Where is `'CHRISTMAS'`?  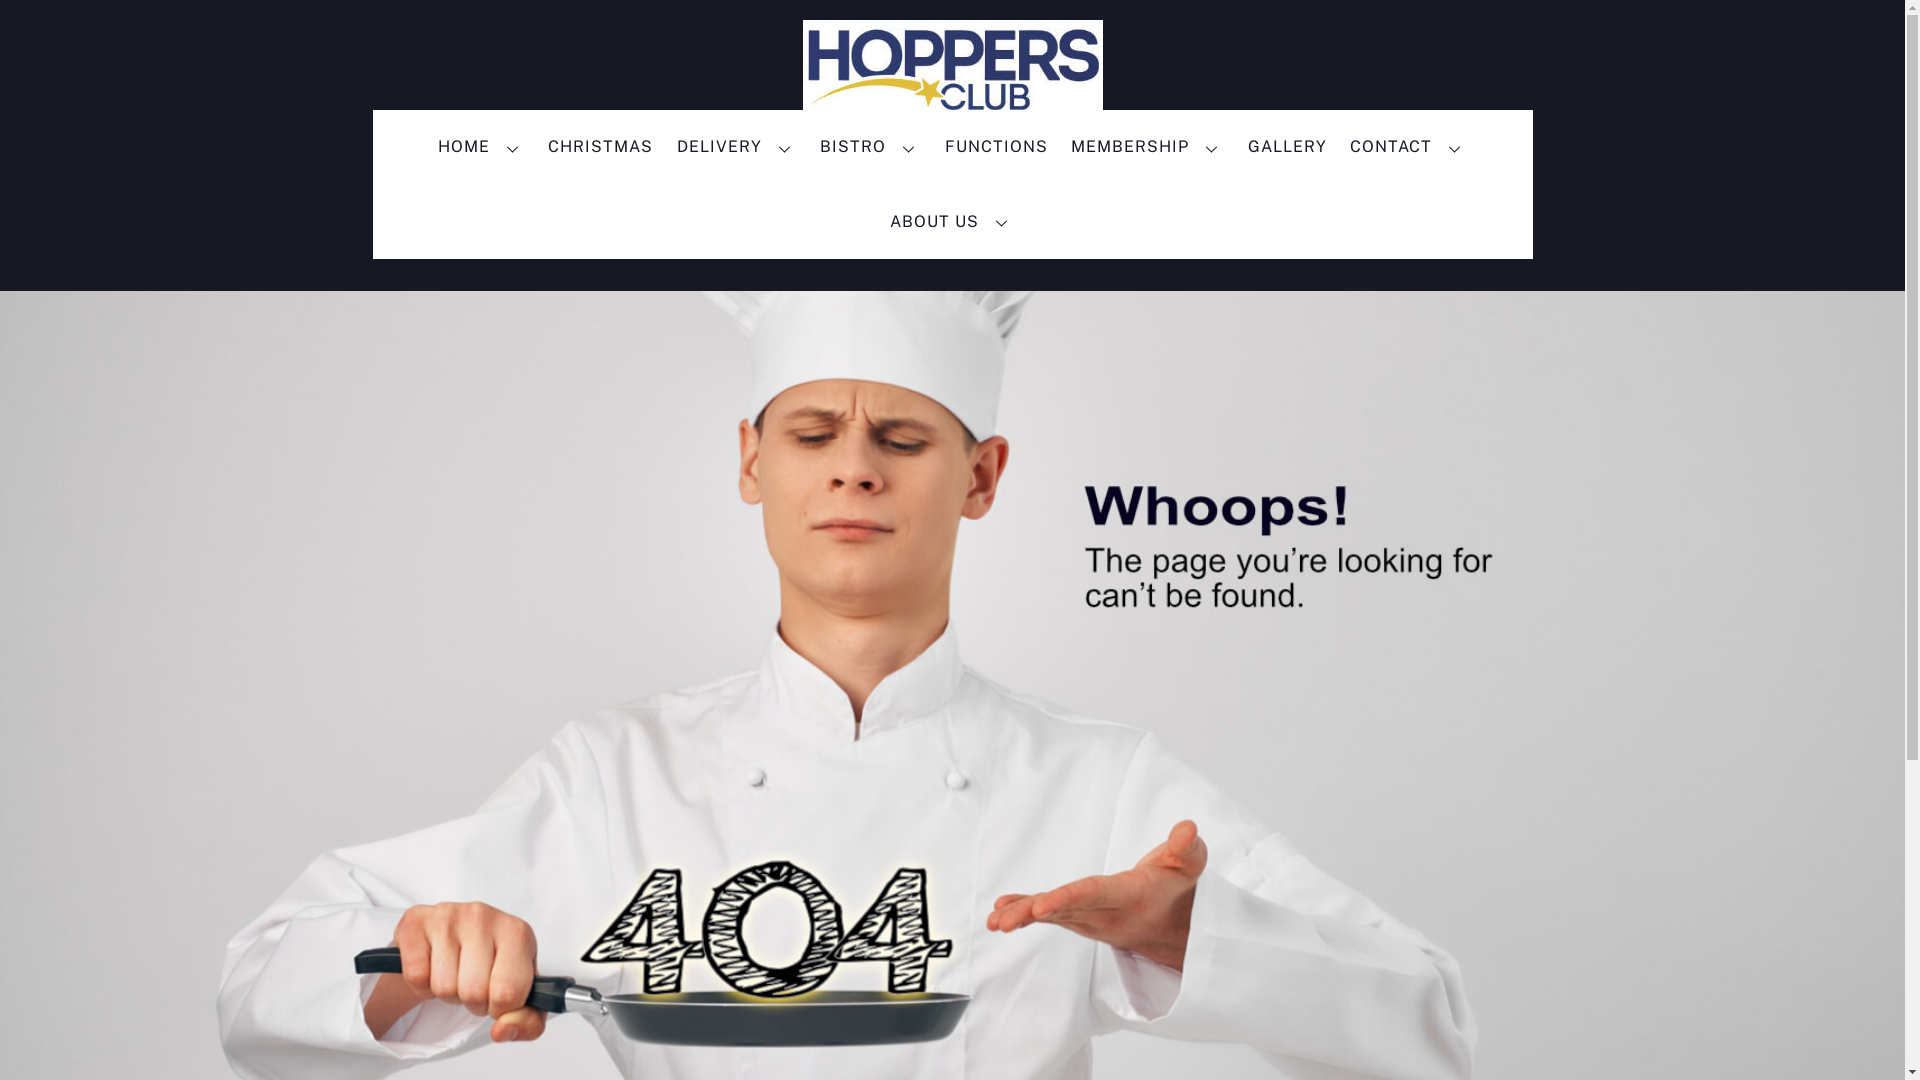
'CHRISTMAS' is located at coordinates (538, 145).